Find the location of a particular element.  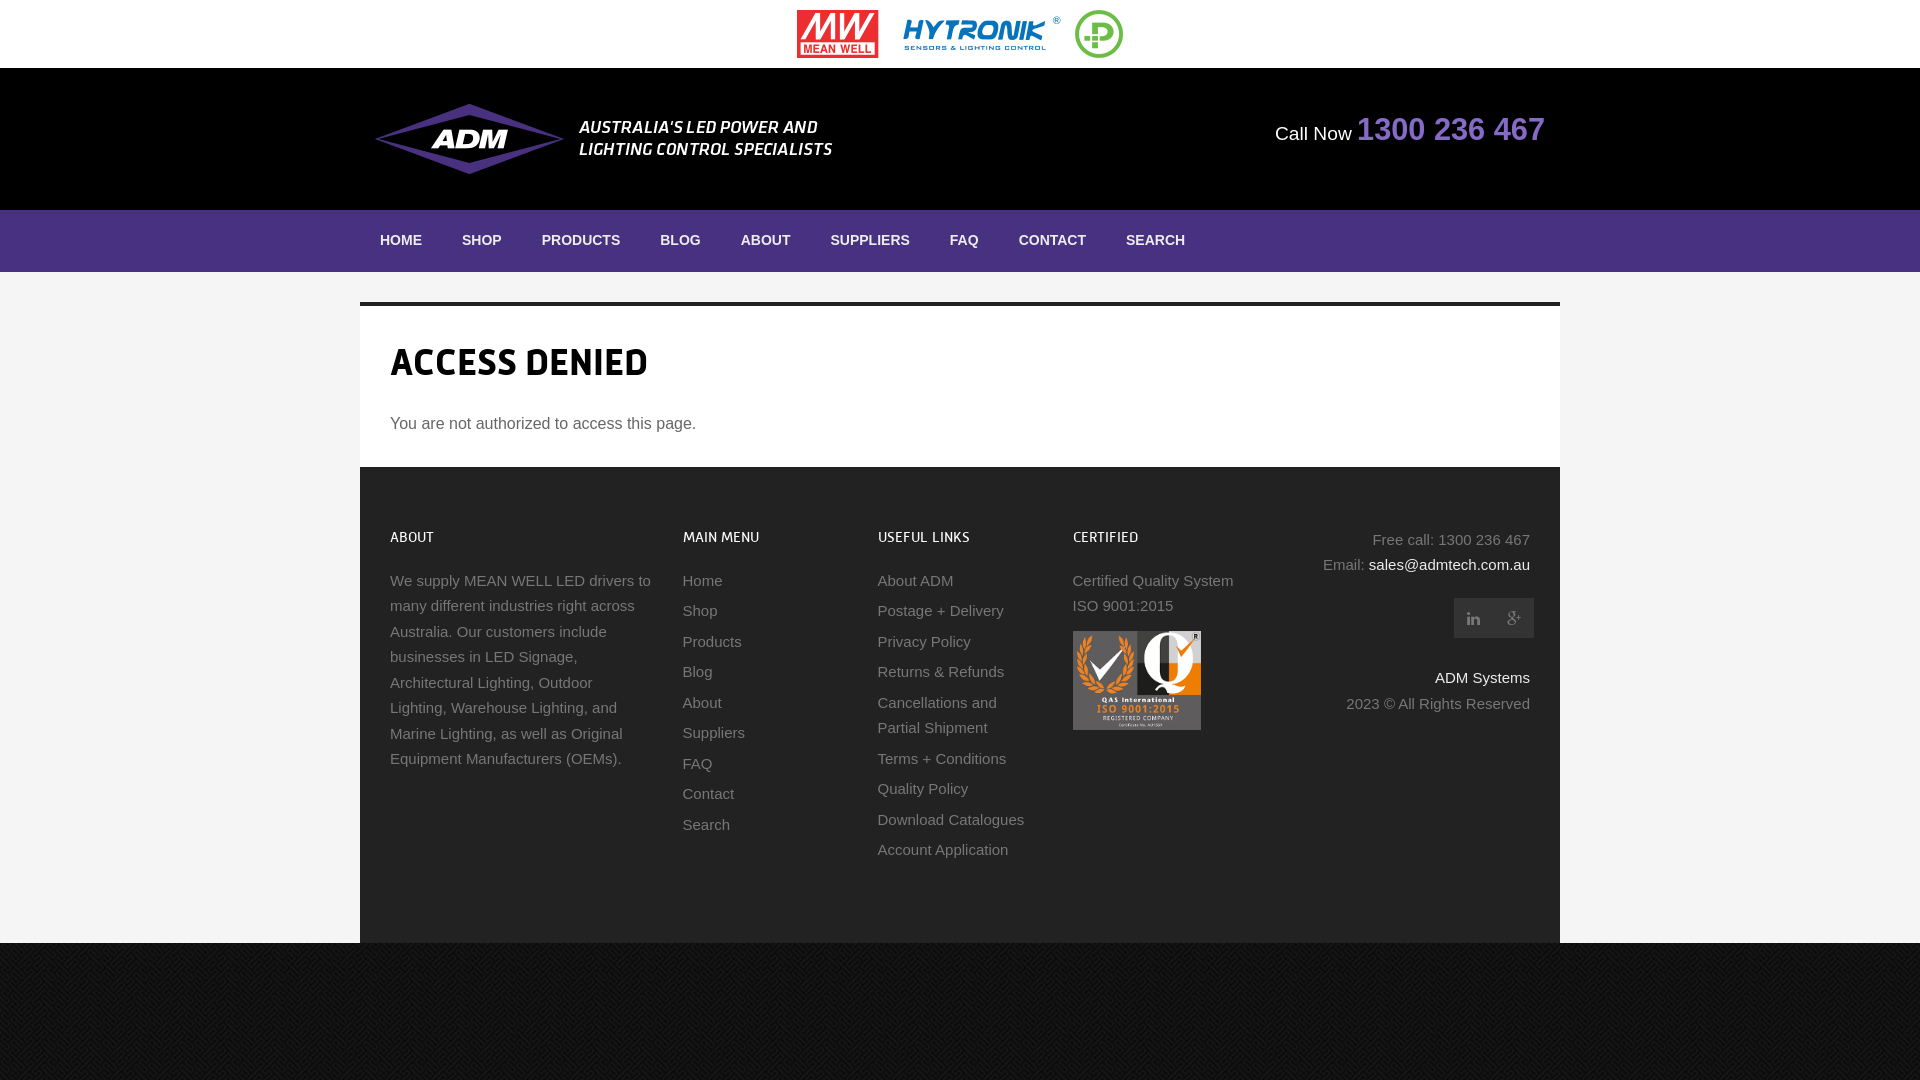

'SHOP' is located at coordinates (481, 239).